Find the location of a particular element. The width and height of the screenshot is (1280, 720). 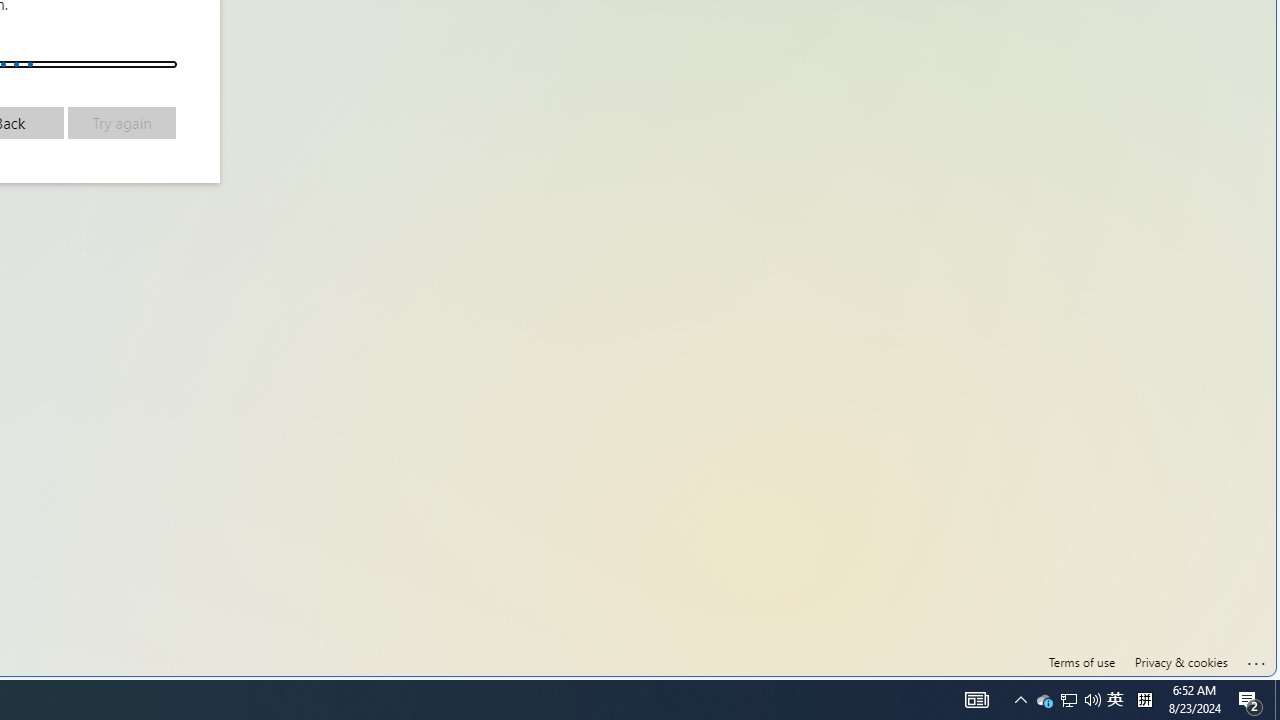

'Terms of use' is located at coordinates (1081, 662).